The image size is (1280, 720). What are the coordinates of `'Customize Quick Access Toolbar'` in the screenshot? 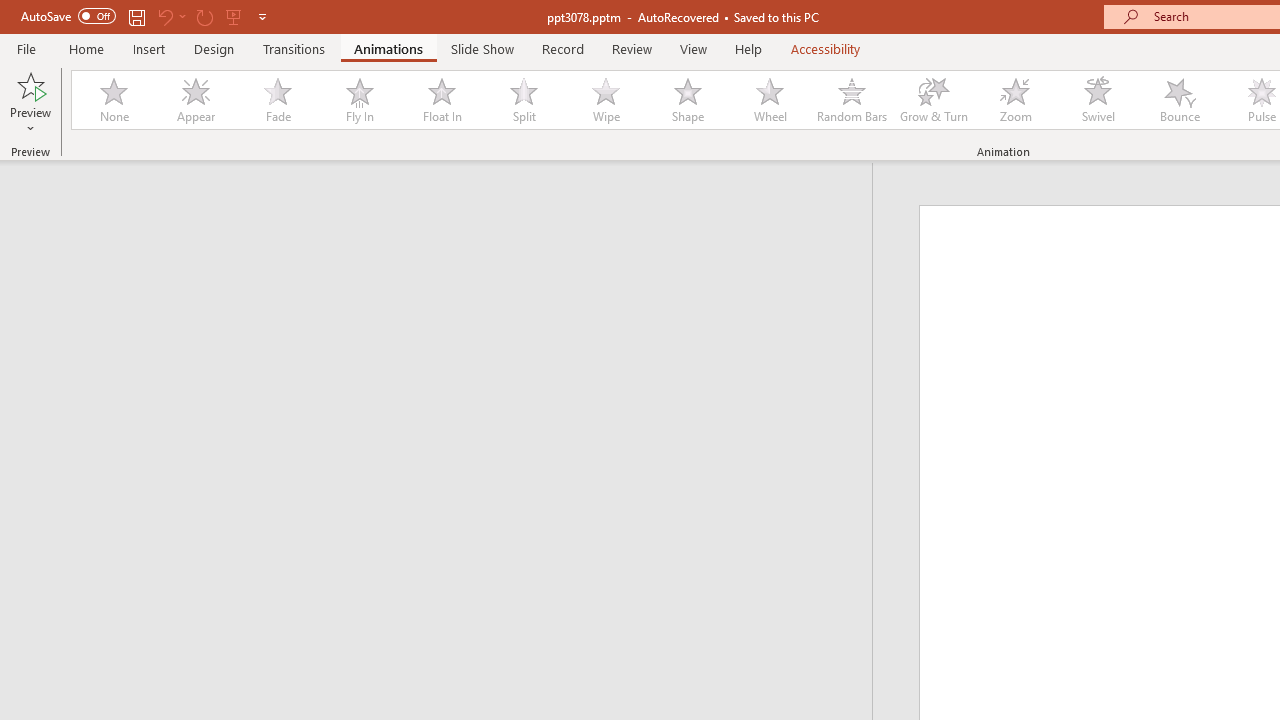 It's located at (262, 16).